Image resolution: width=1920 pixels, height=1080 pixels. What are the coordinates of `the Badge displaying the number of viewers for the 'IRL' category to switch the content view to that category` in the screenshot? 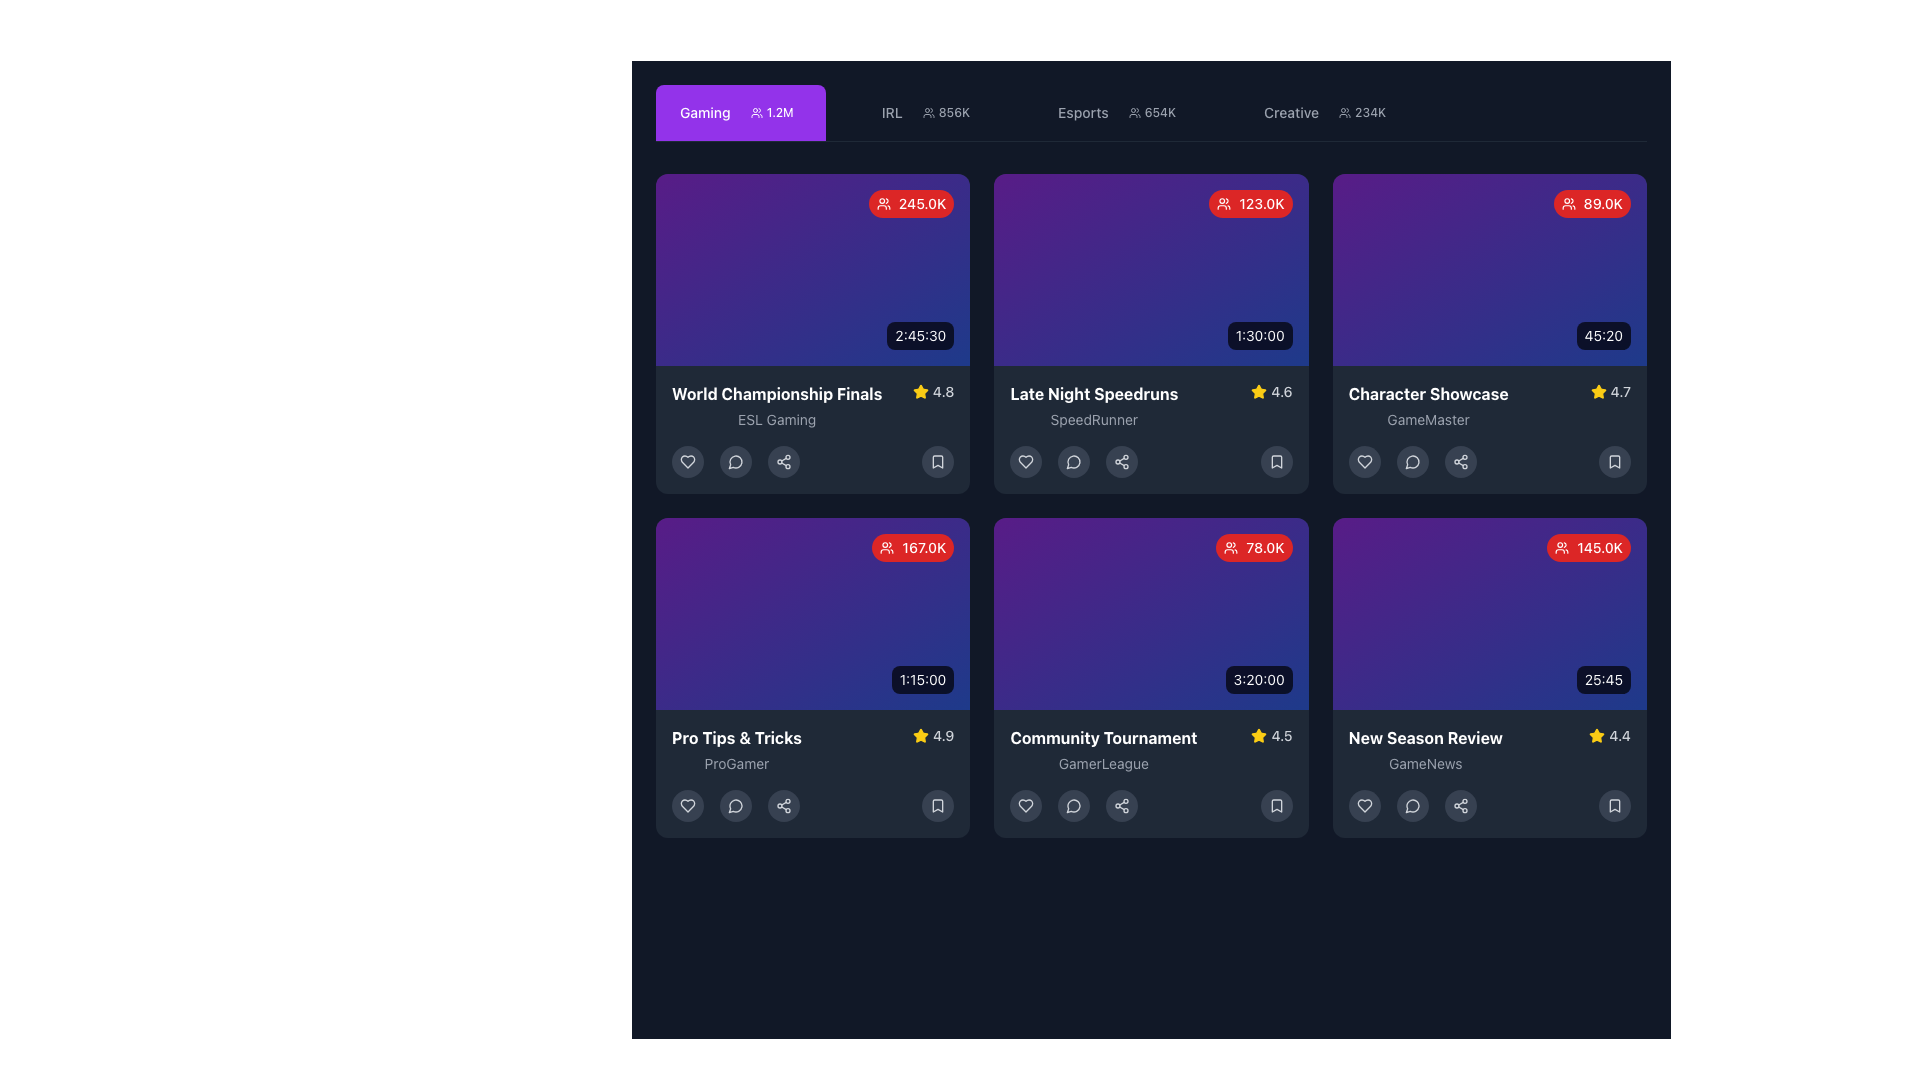 It's located at (945, 112).